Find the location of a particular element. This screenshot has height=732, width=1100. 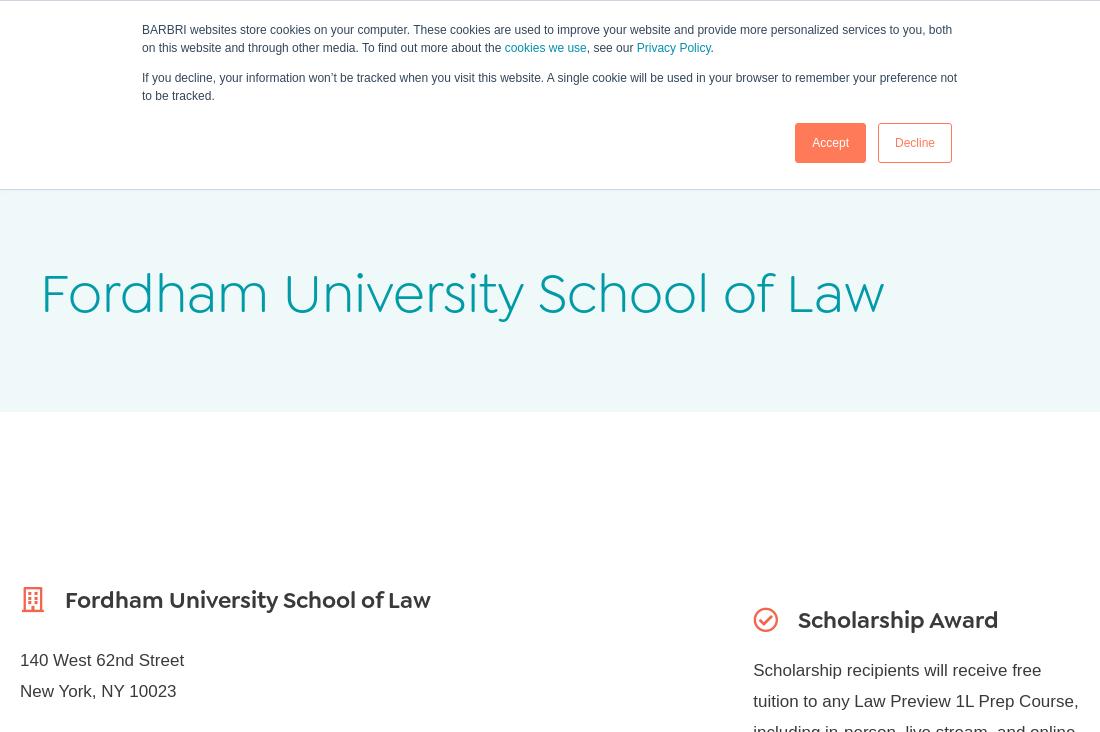

'Scholarship Award' is located at coordinates (898, 619).